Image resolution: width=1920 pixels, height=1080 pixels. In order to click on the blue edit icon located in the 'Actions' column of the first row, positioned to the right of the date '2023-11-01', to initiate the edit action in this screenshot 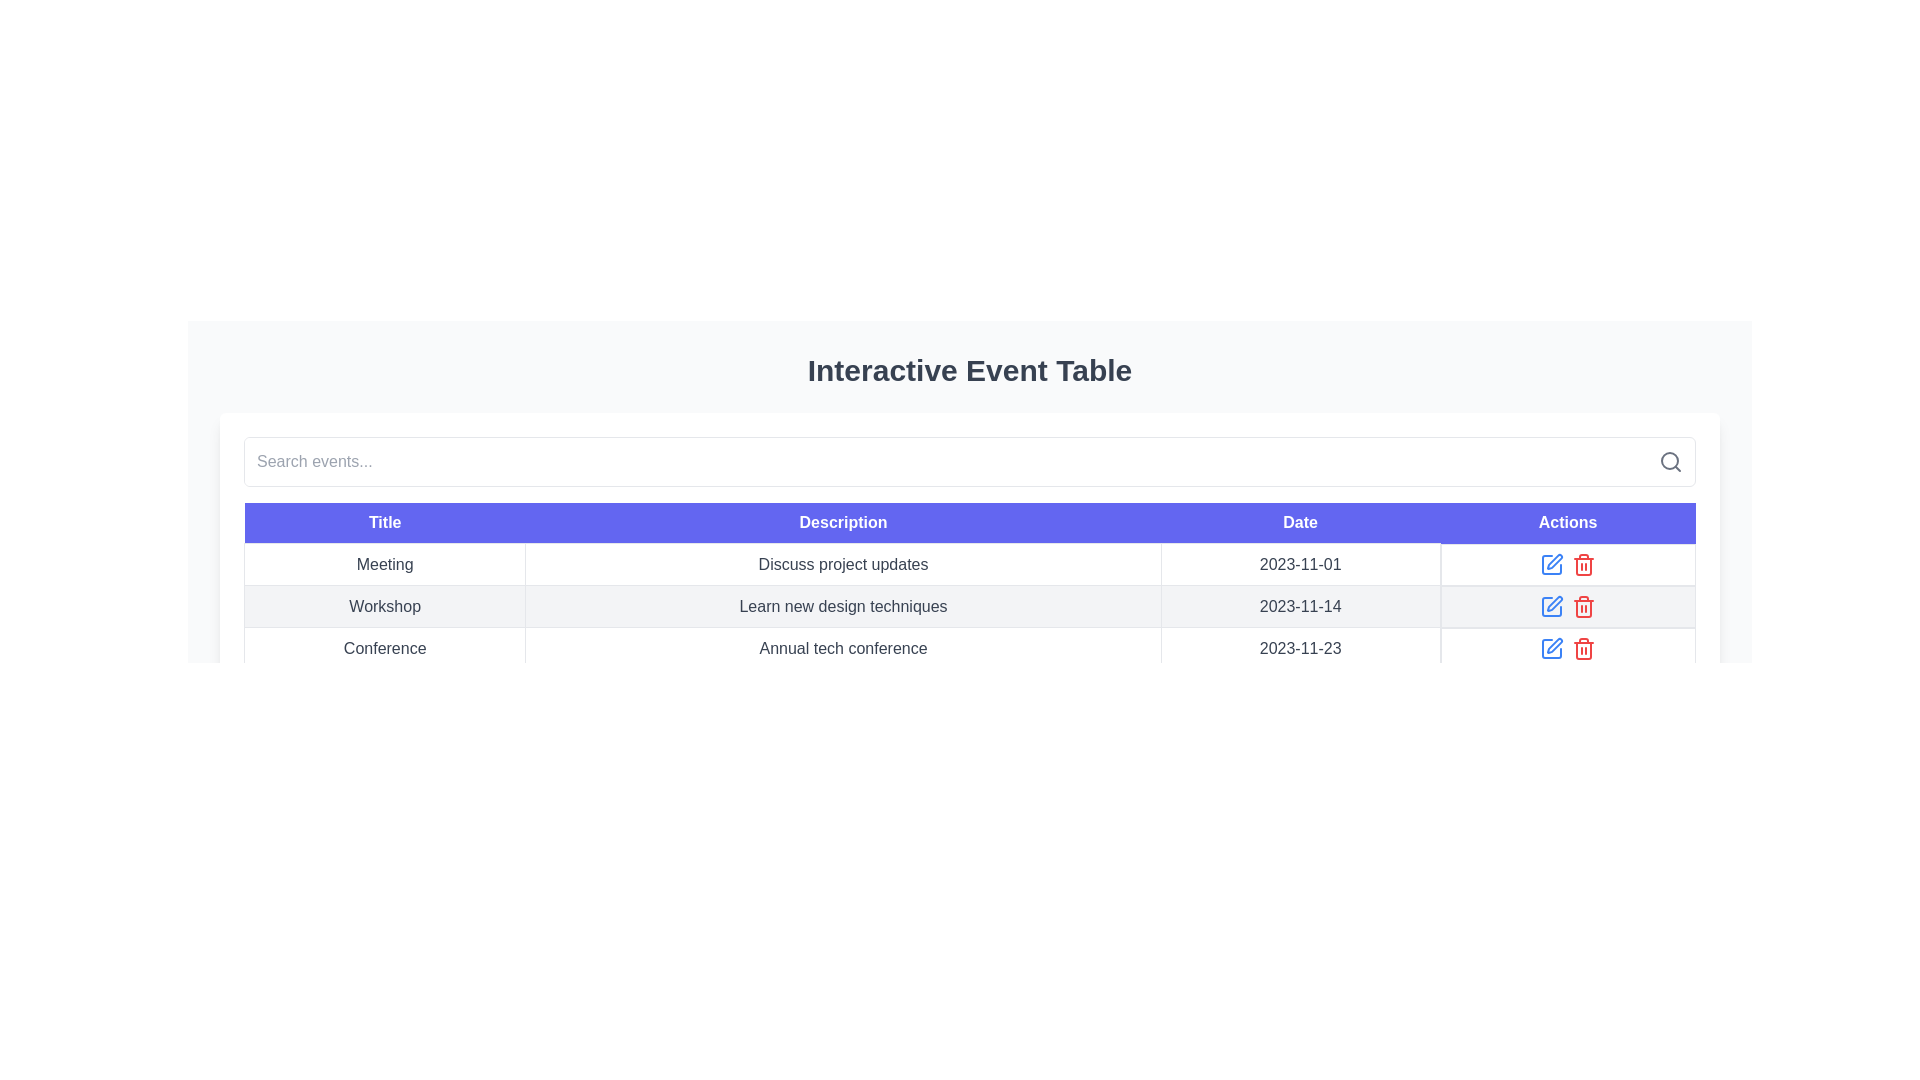, I will do `click(1567, 564)`.